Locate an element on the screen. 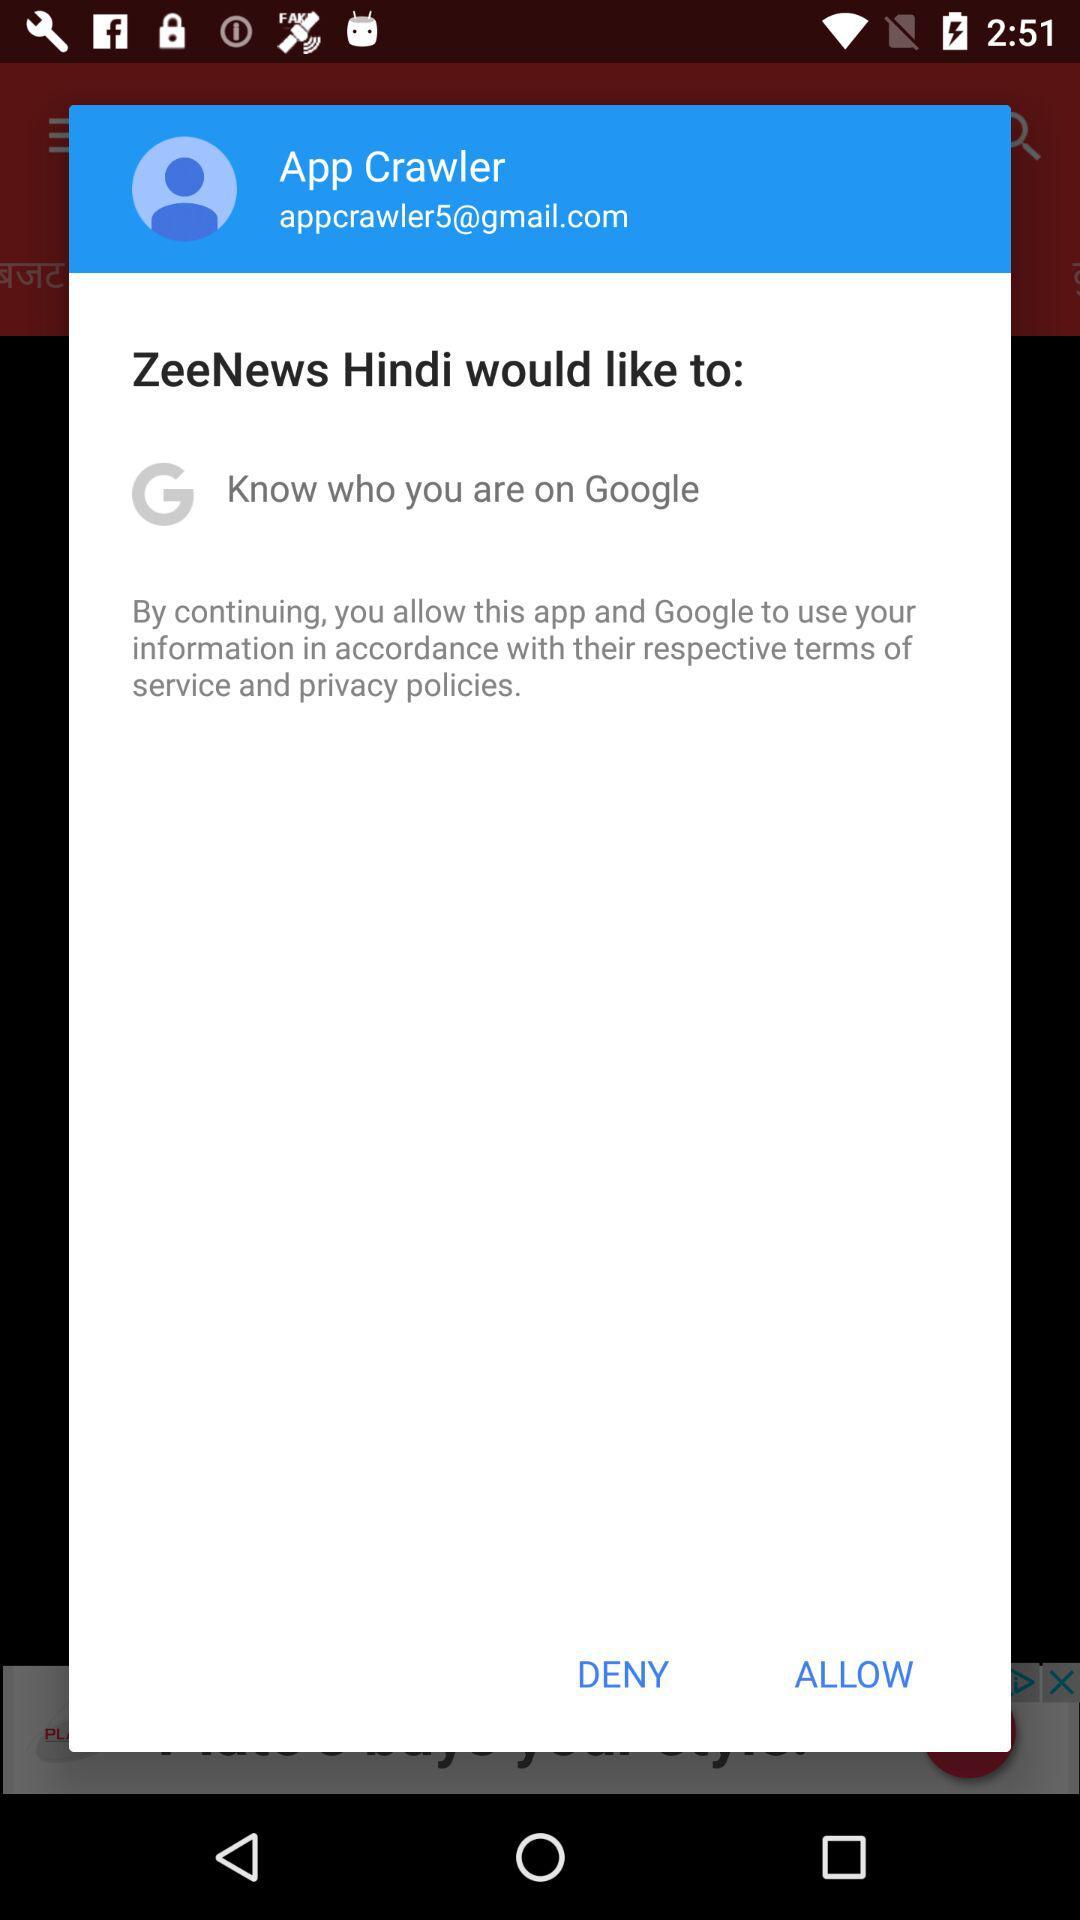 This screenshot has height=1920, width=1080. button to the left of allow is located at coordinates (621, 1673).